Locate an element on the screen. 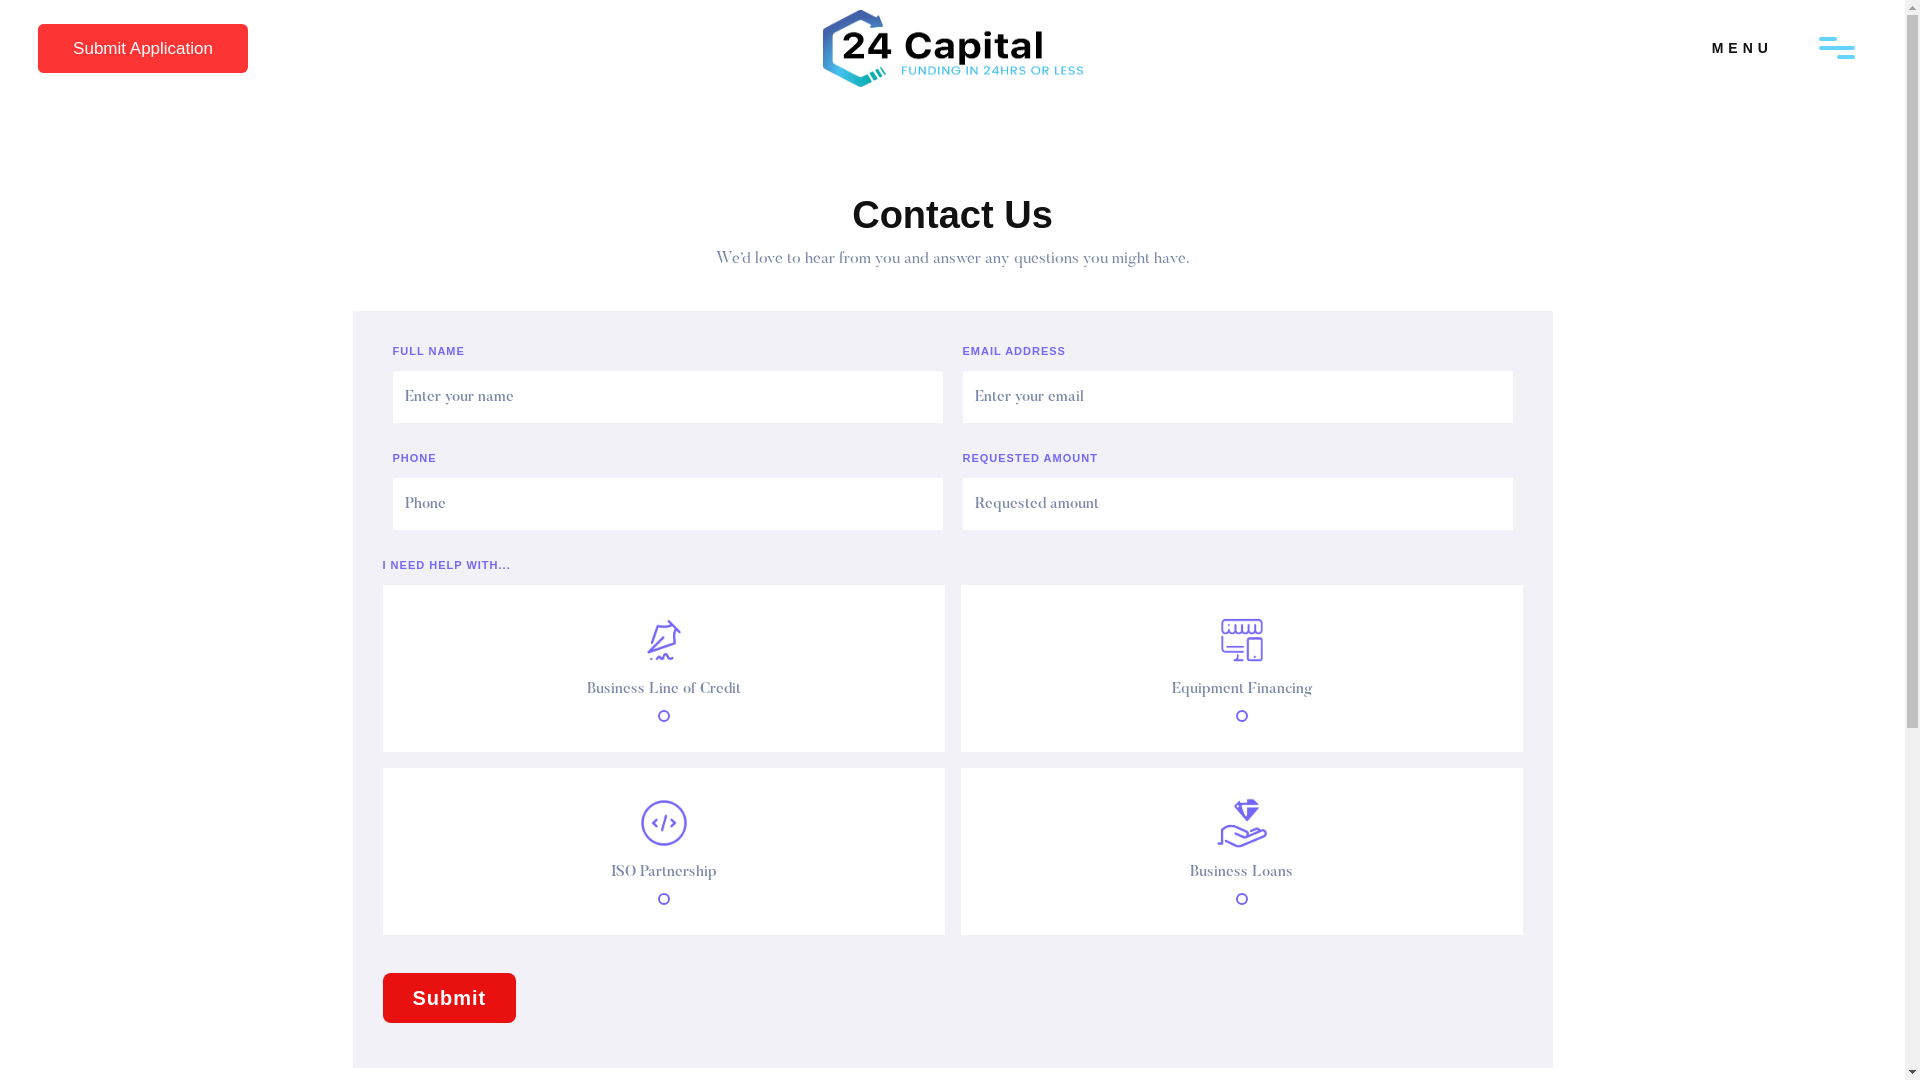 The width and height of the screenshot is (1920, 1080). 'Submit' is located at coordinates (448, 998).